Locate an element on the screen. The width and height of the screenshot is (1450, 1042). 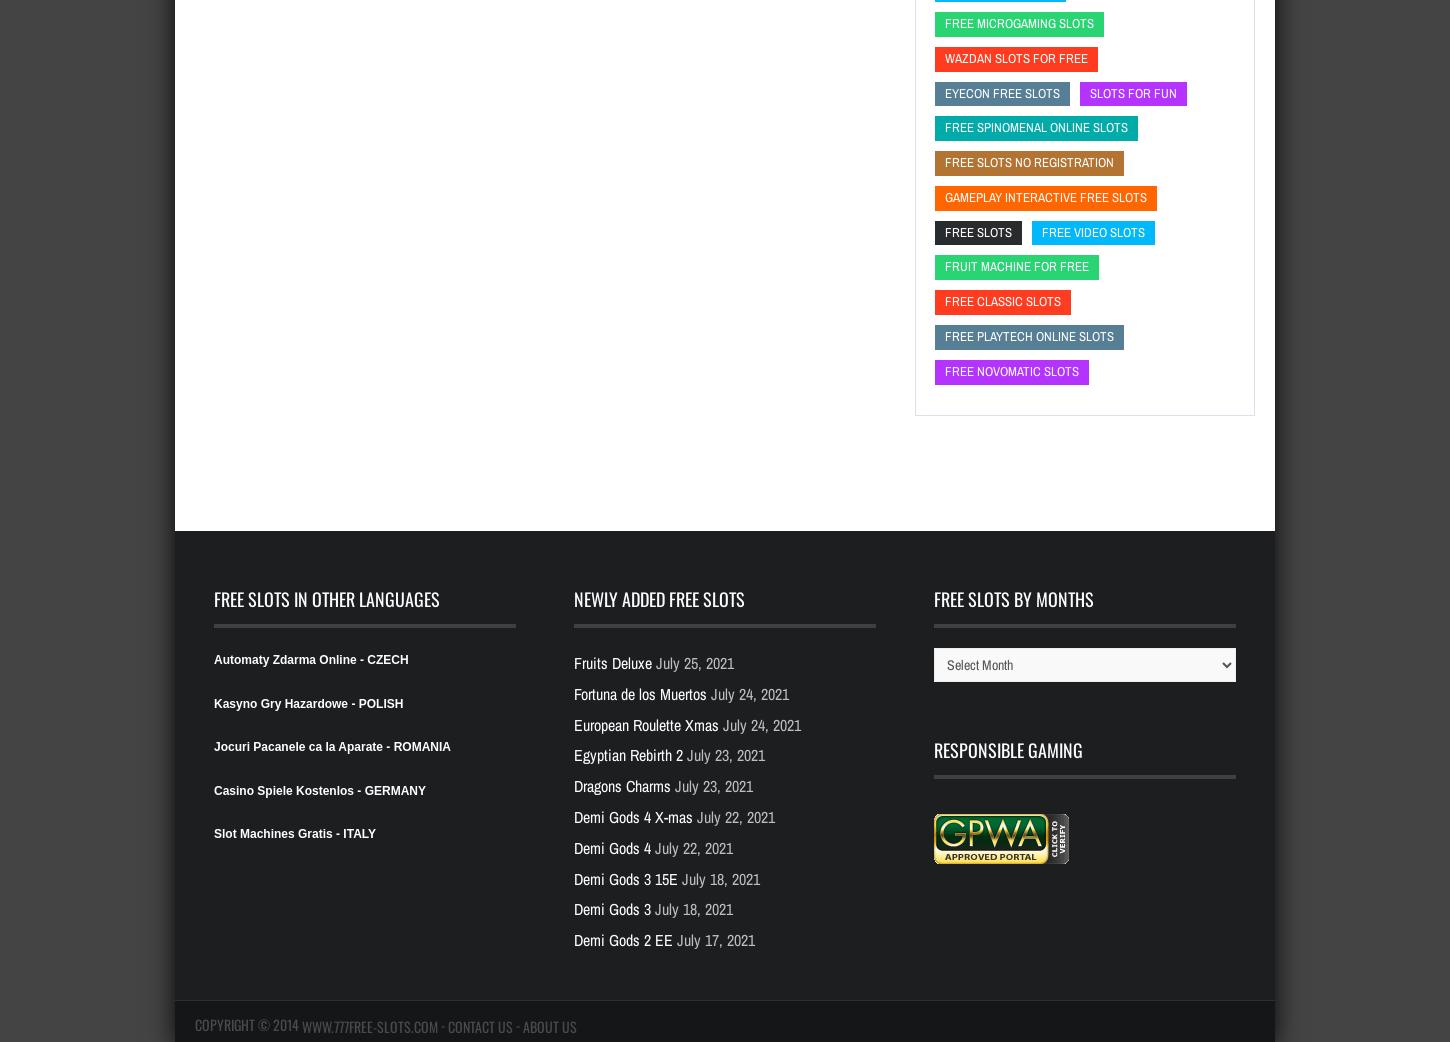
'Gameplay Interactive free slots' is located at coordinates (1046, 195).